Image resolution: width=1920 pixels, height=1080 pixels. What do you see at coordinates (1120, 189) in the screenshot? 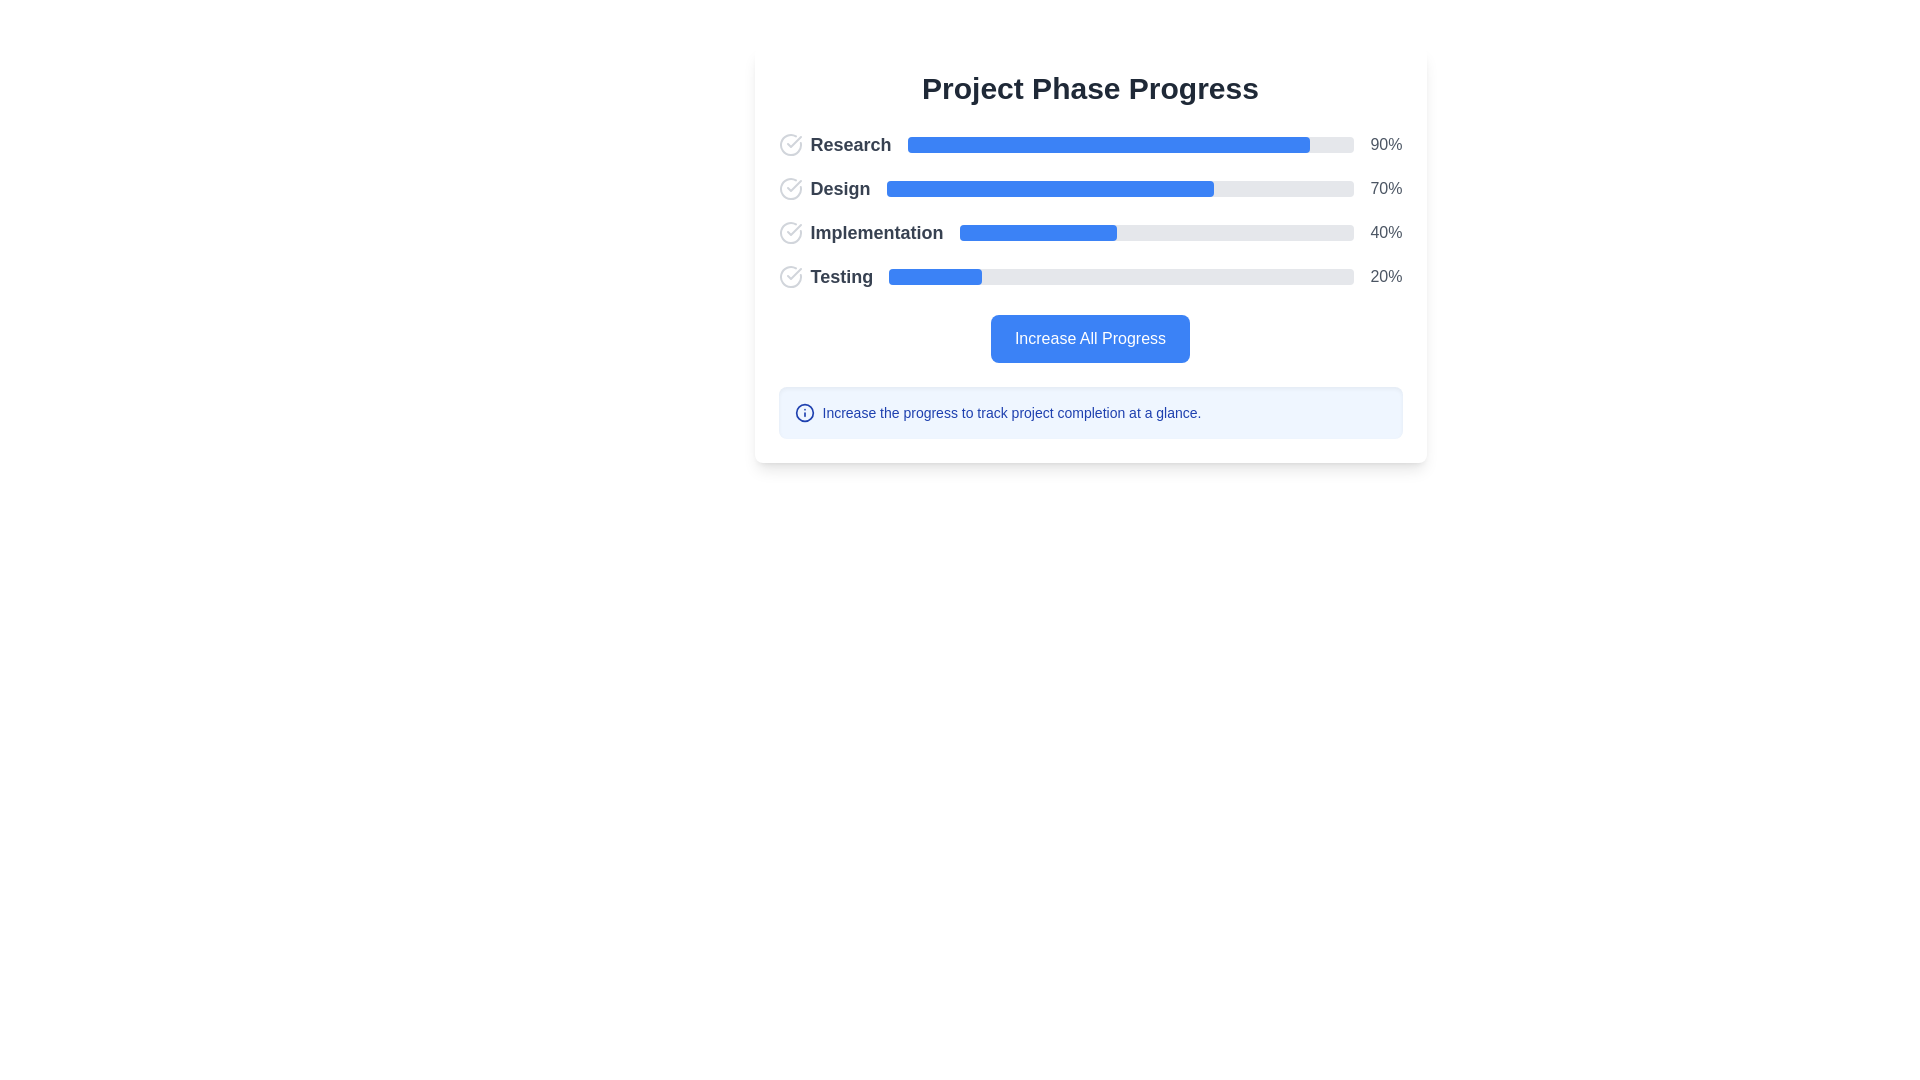
I see `the non-interactive progress bar indicating the 'Design' phase of the project, which shows a completion status of '70%'` at bounding box center [1120, 189].